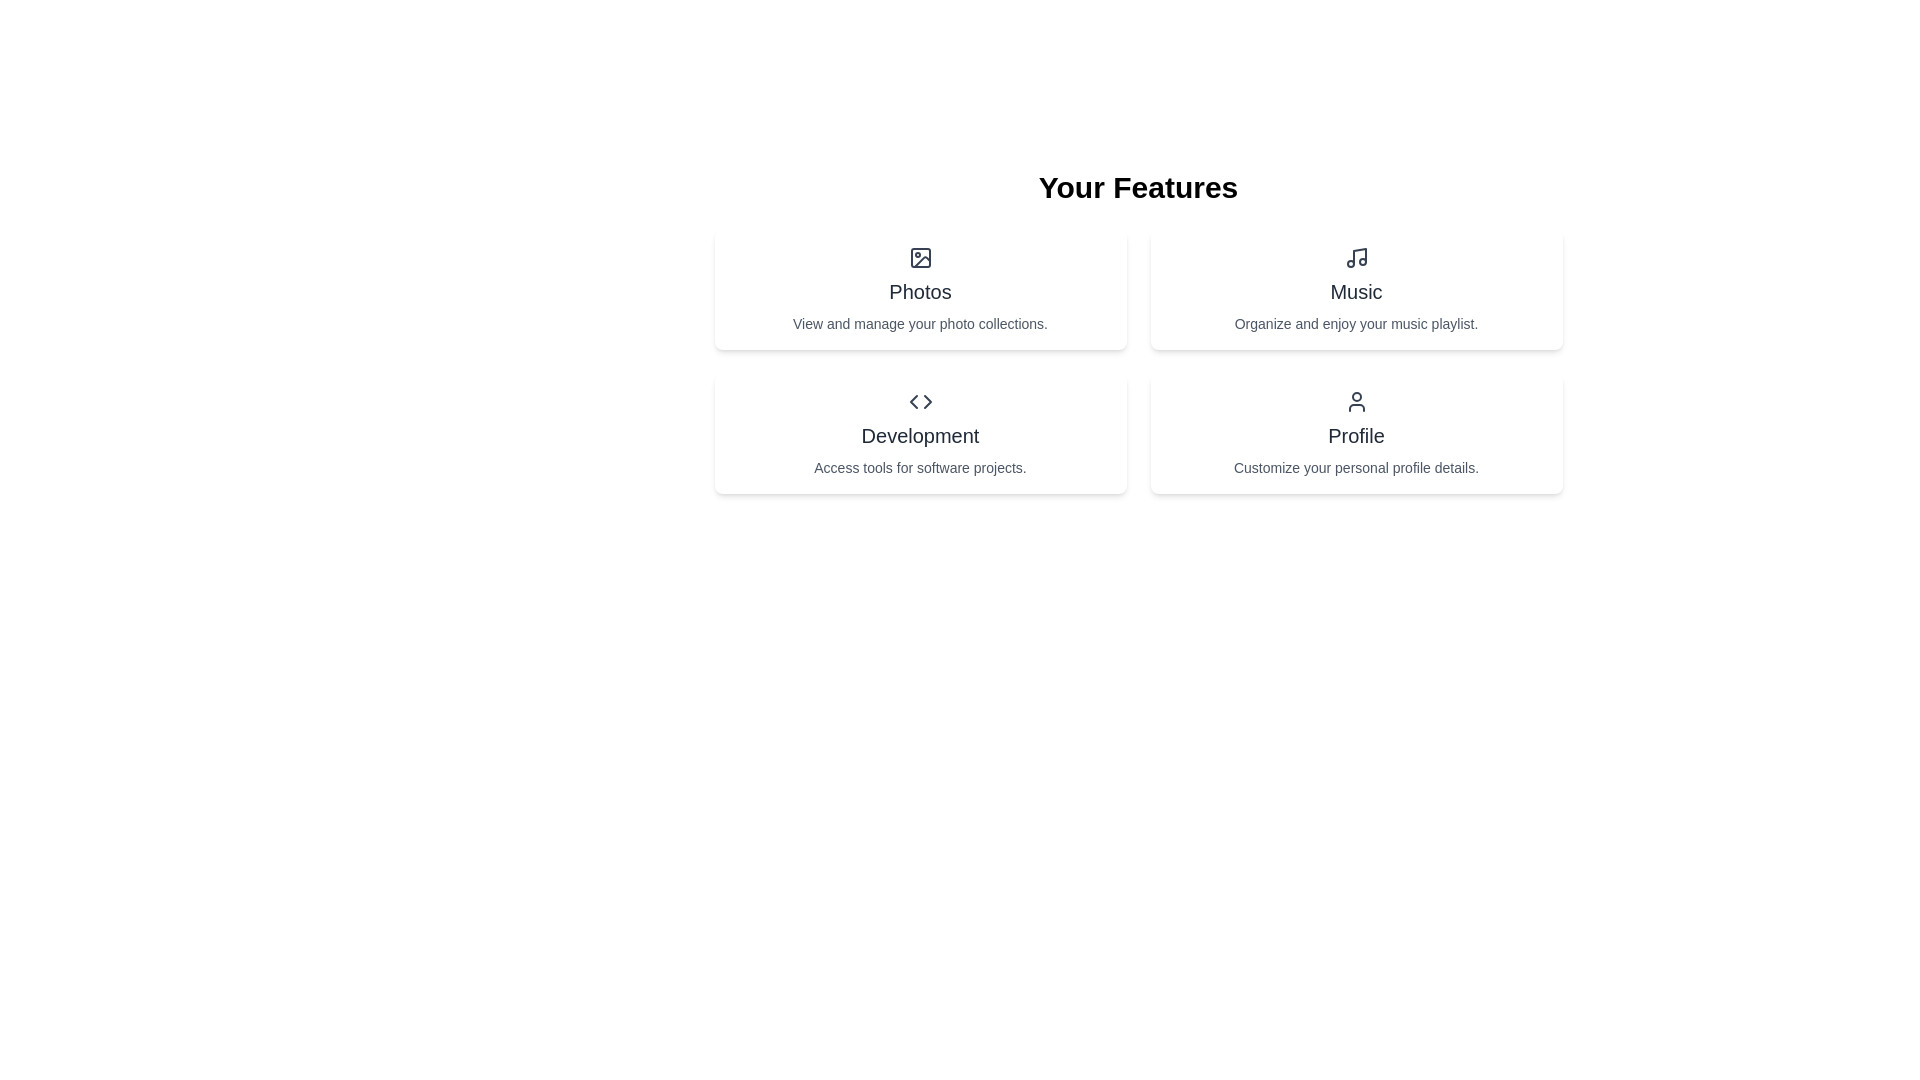  I want to click on the user profile silhouette icon located at the top center of the 'Profile' section card, above the text 'Profile', so click(1356, 401).